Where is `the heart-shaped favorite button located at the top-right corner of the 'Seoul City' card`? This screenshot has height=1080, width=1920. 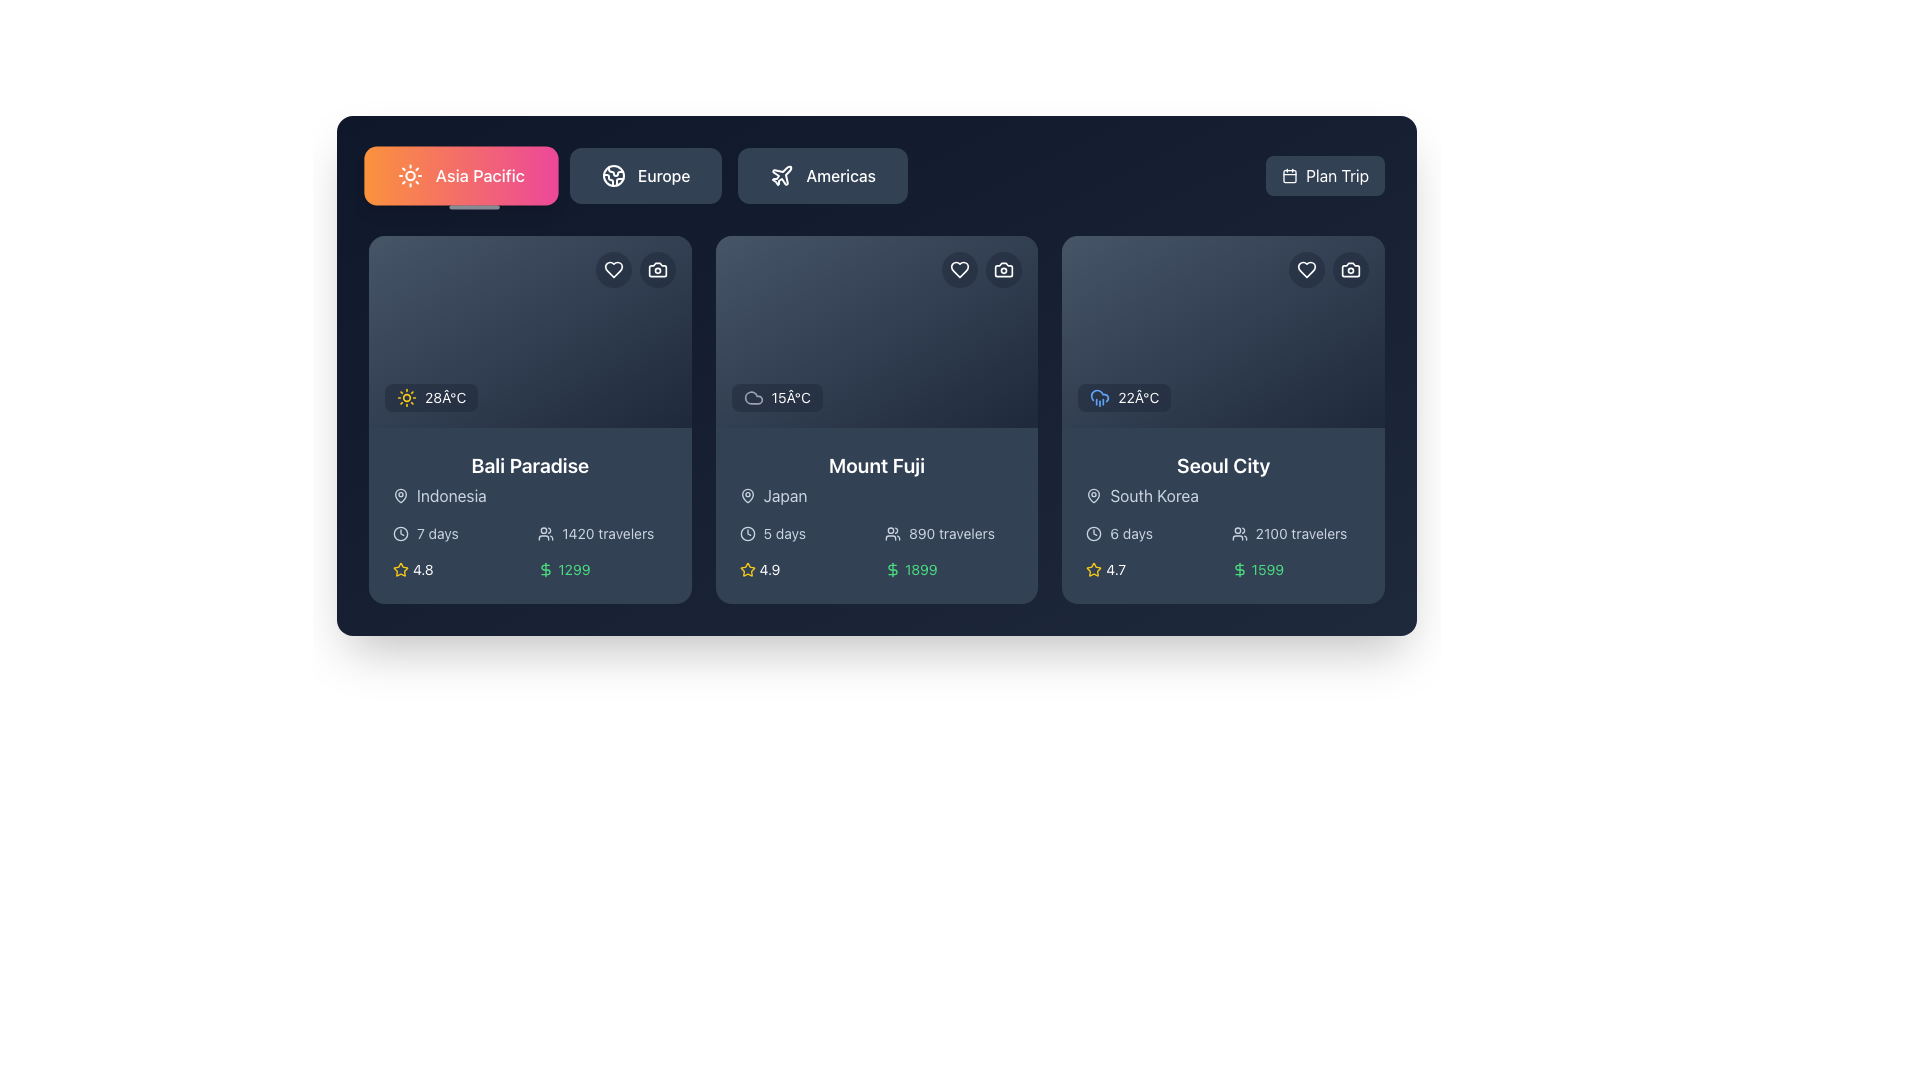 the heart-shaped favorite button located at the top-right corner of the 'Seoul City' card is located at coordinates (1306, 270).